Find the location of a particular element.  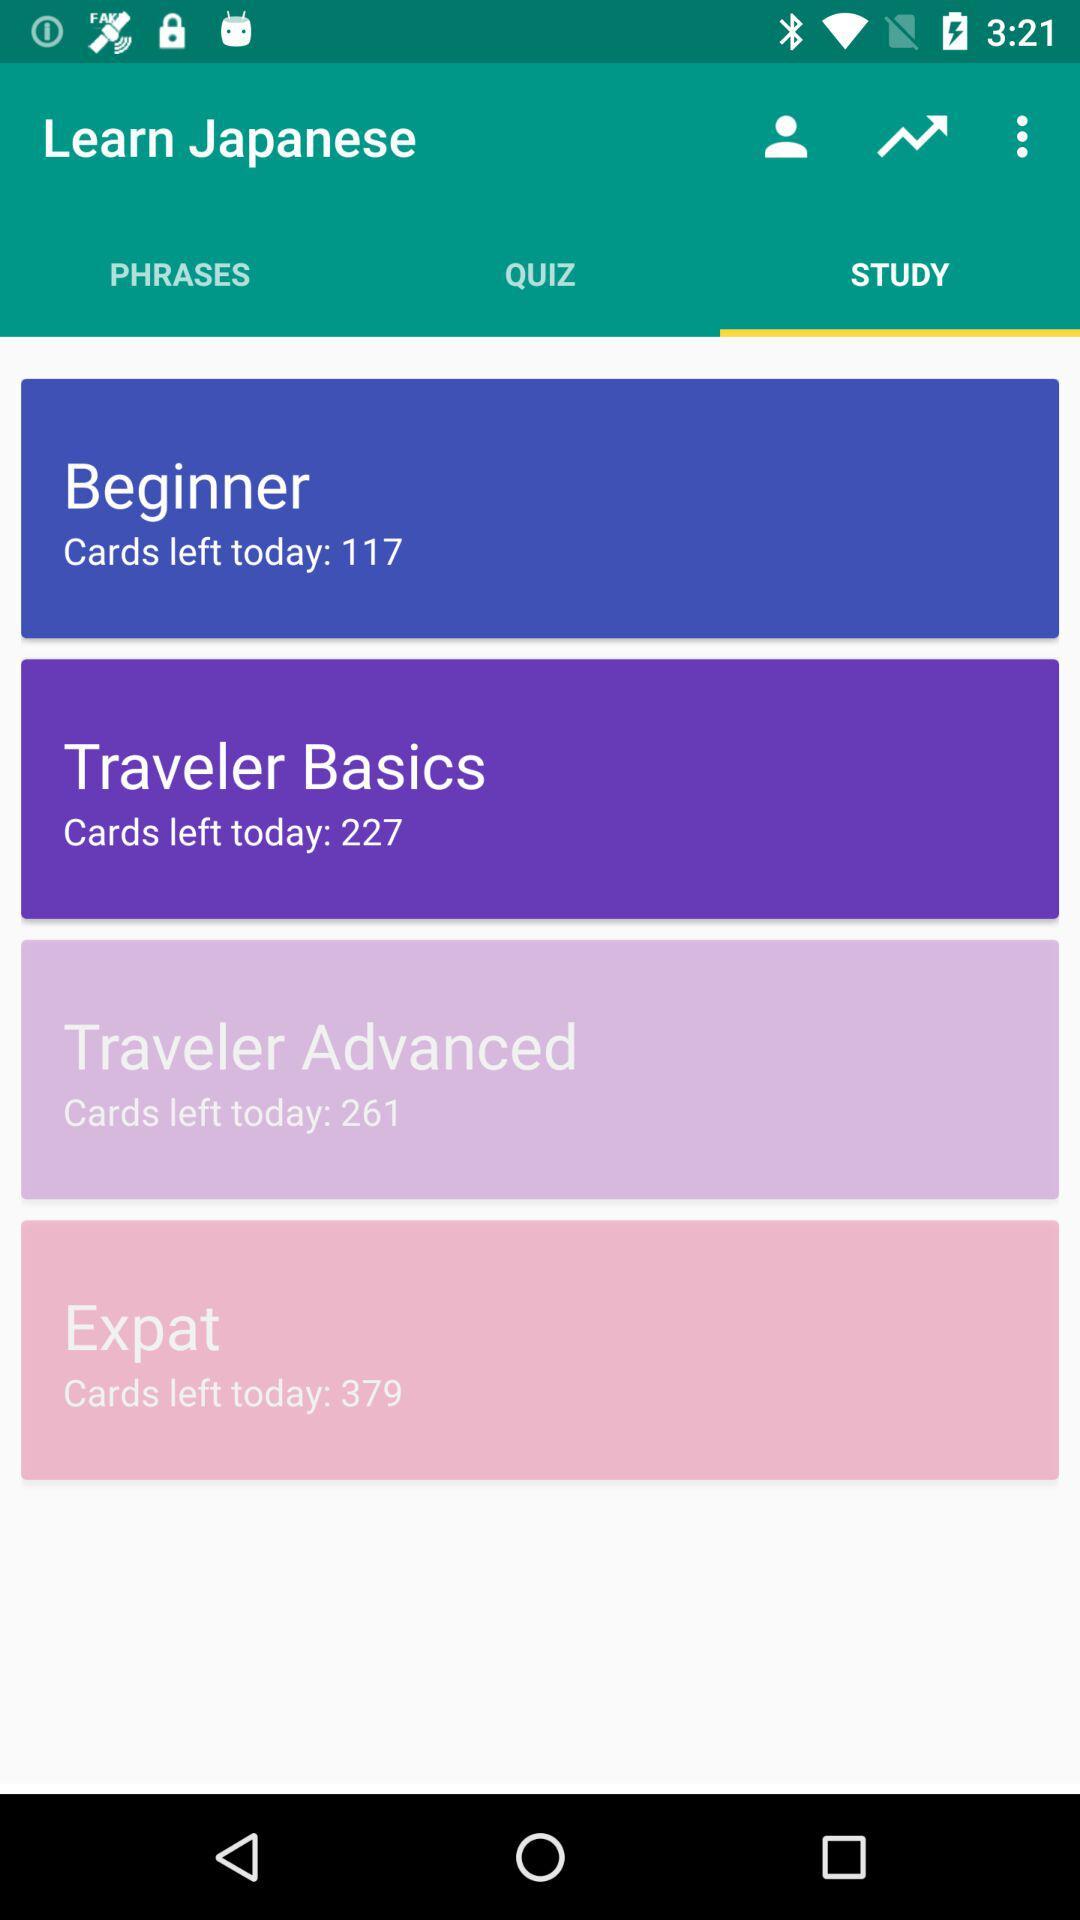

the study icon is located at coordinates (898, 272).